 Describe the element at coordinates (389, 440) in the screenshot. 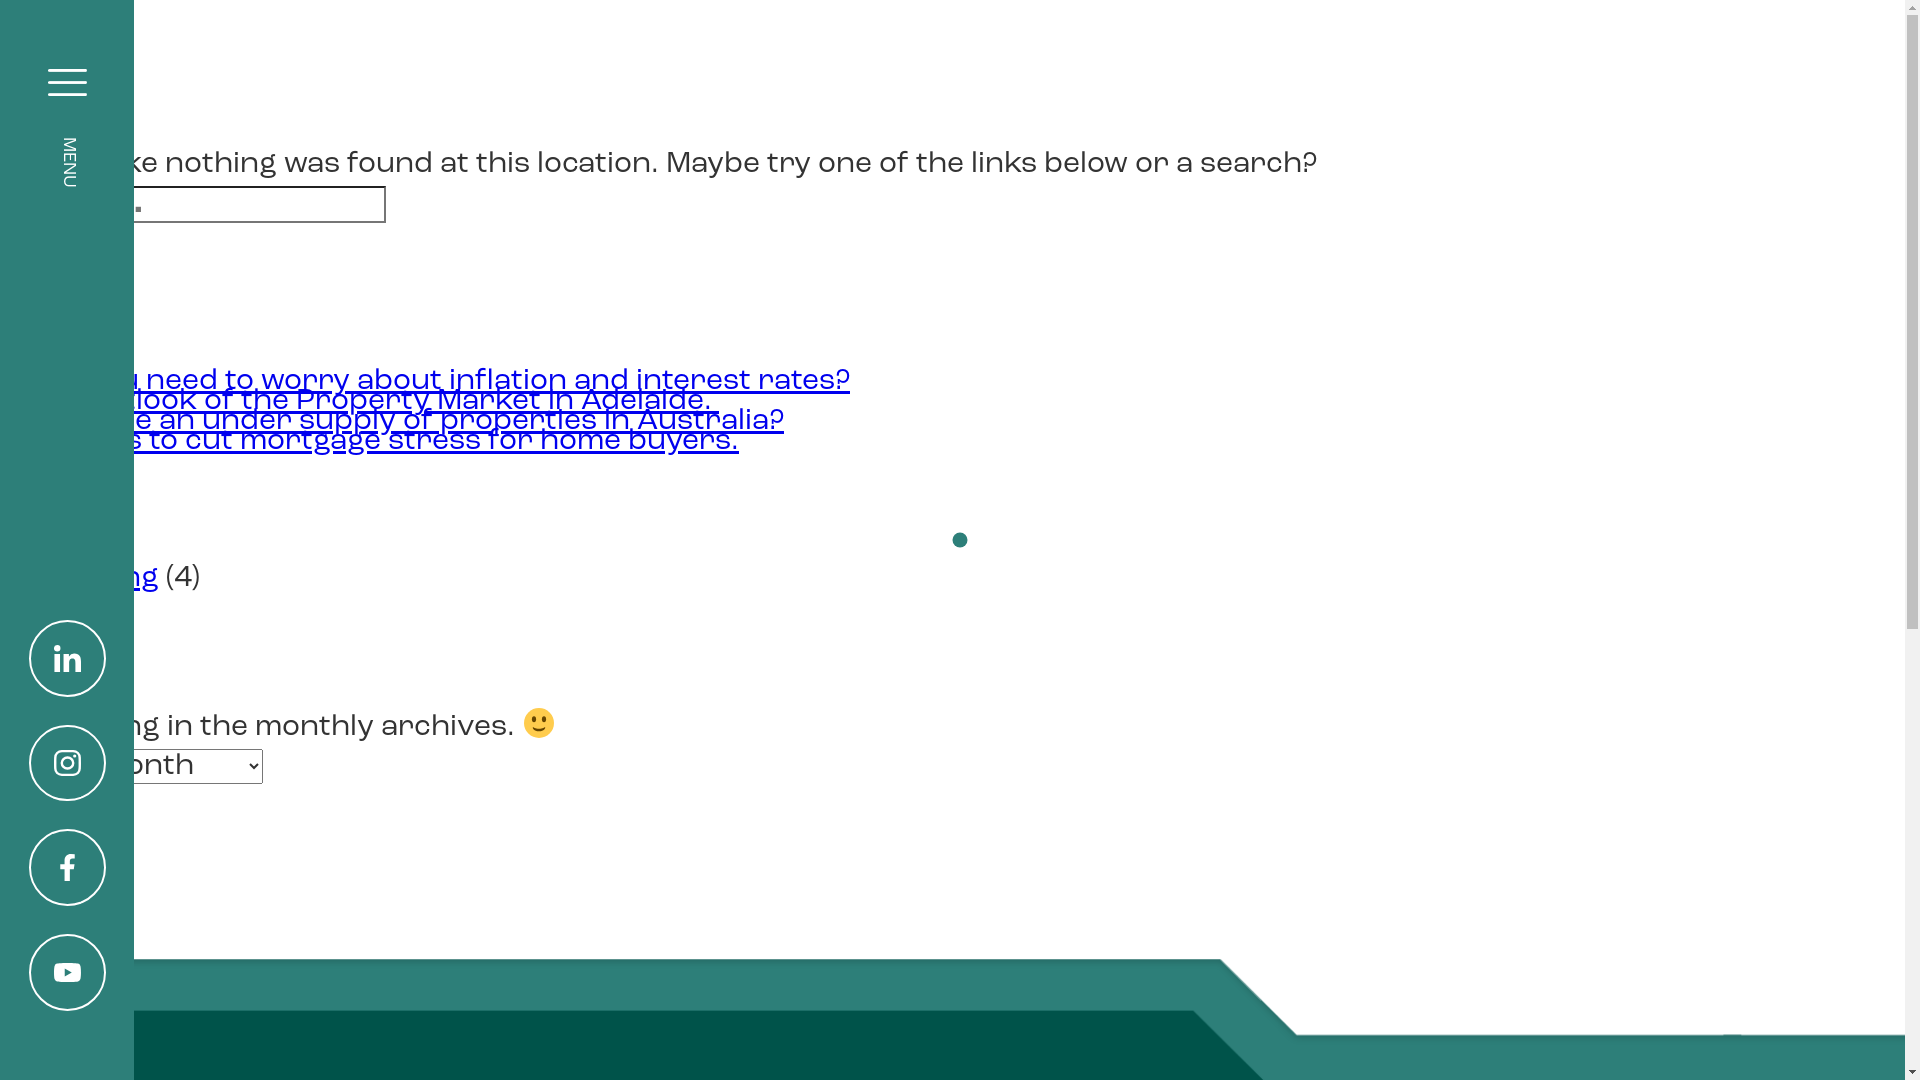

I see `'5 Ways to cut mortgage stress for home buyers.'` at that location.